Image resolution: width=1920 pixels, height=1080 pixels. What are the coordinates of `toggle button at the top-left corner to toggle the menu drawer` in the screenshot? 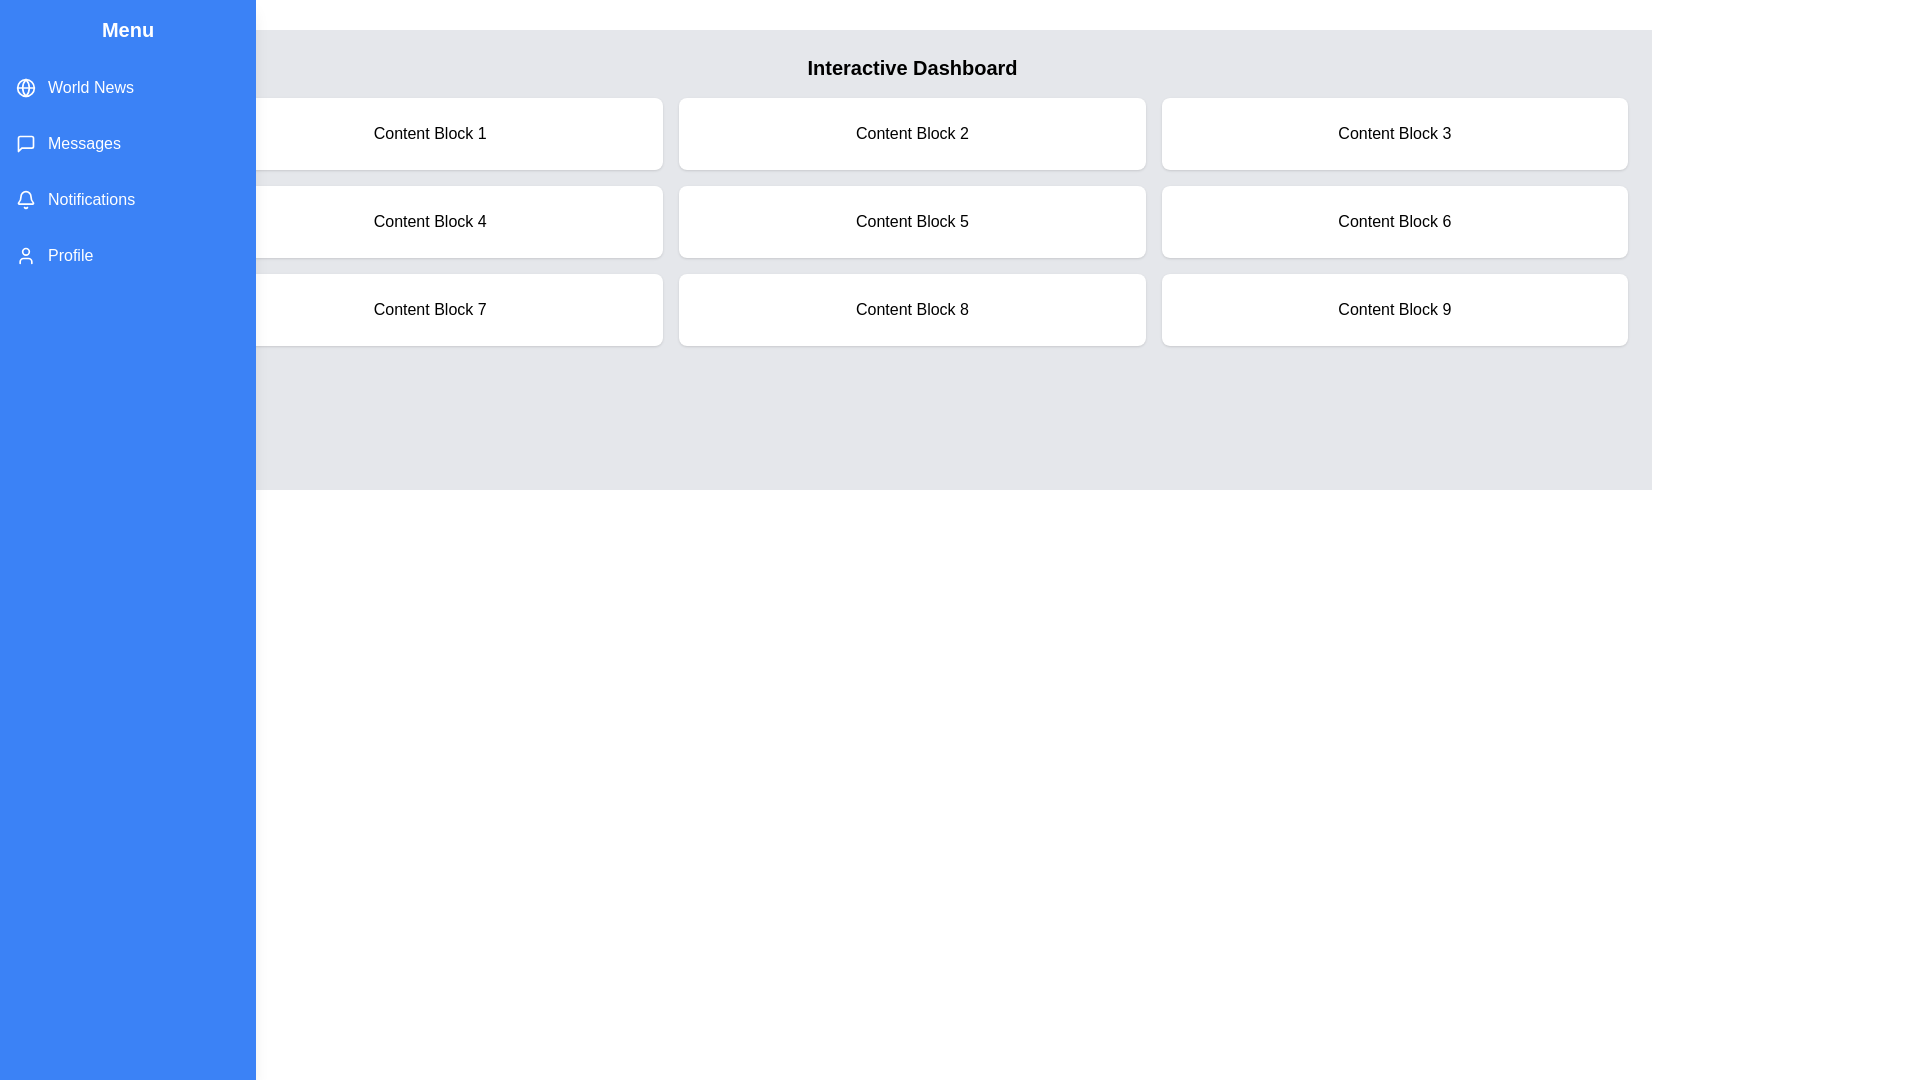 It's located at (43, 43).